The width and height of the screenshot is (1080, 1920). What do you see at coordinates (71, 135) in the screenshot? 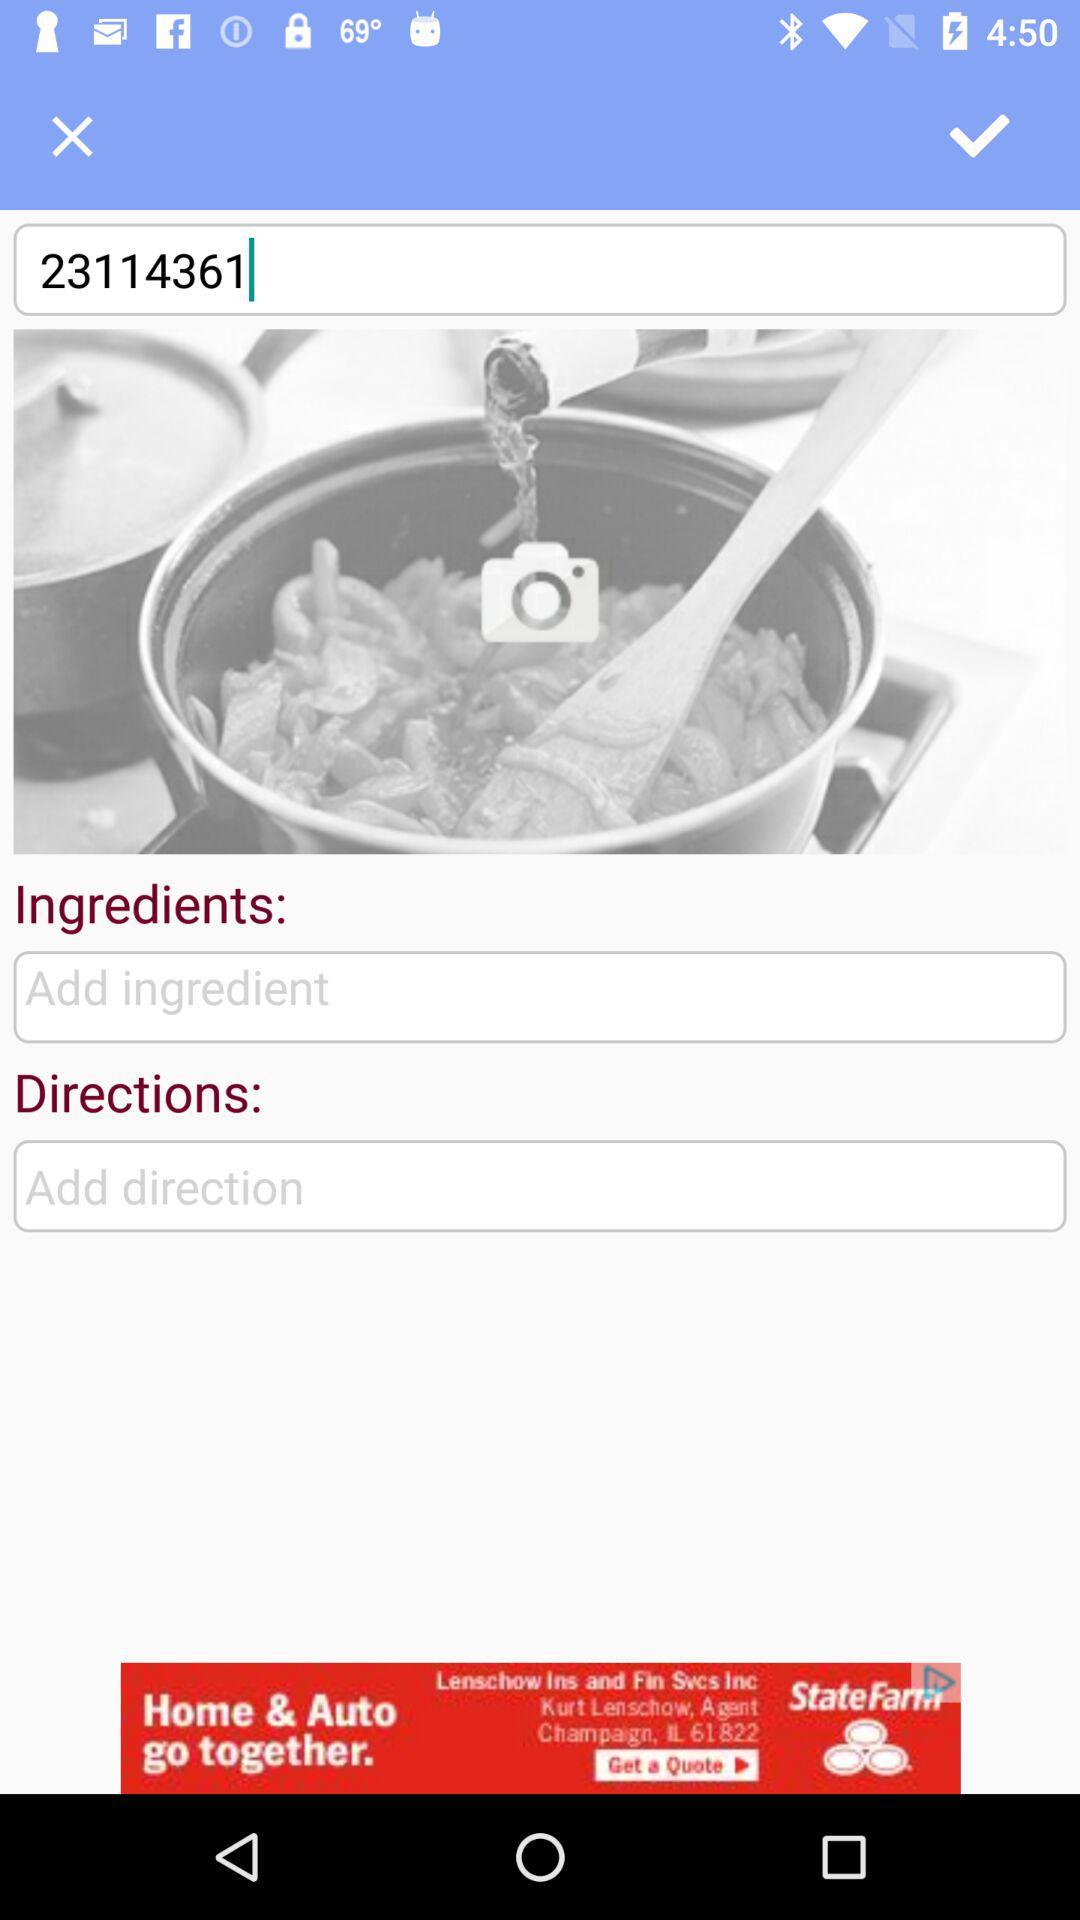
I see `dialogue box` at bounding box center [71, 135].